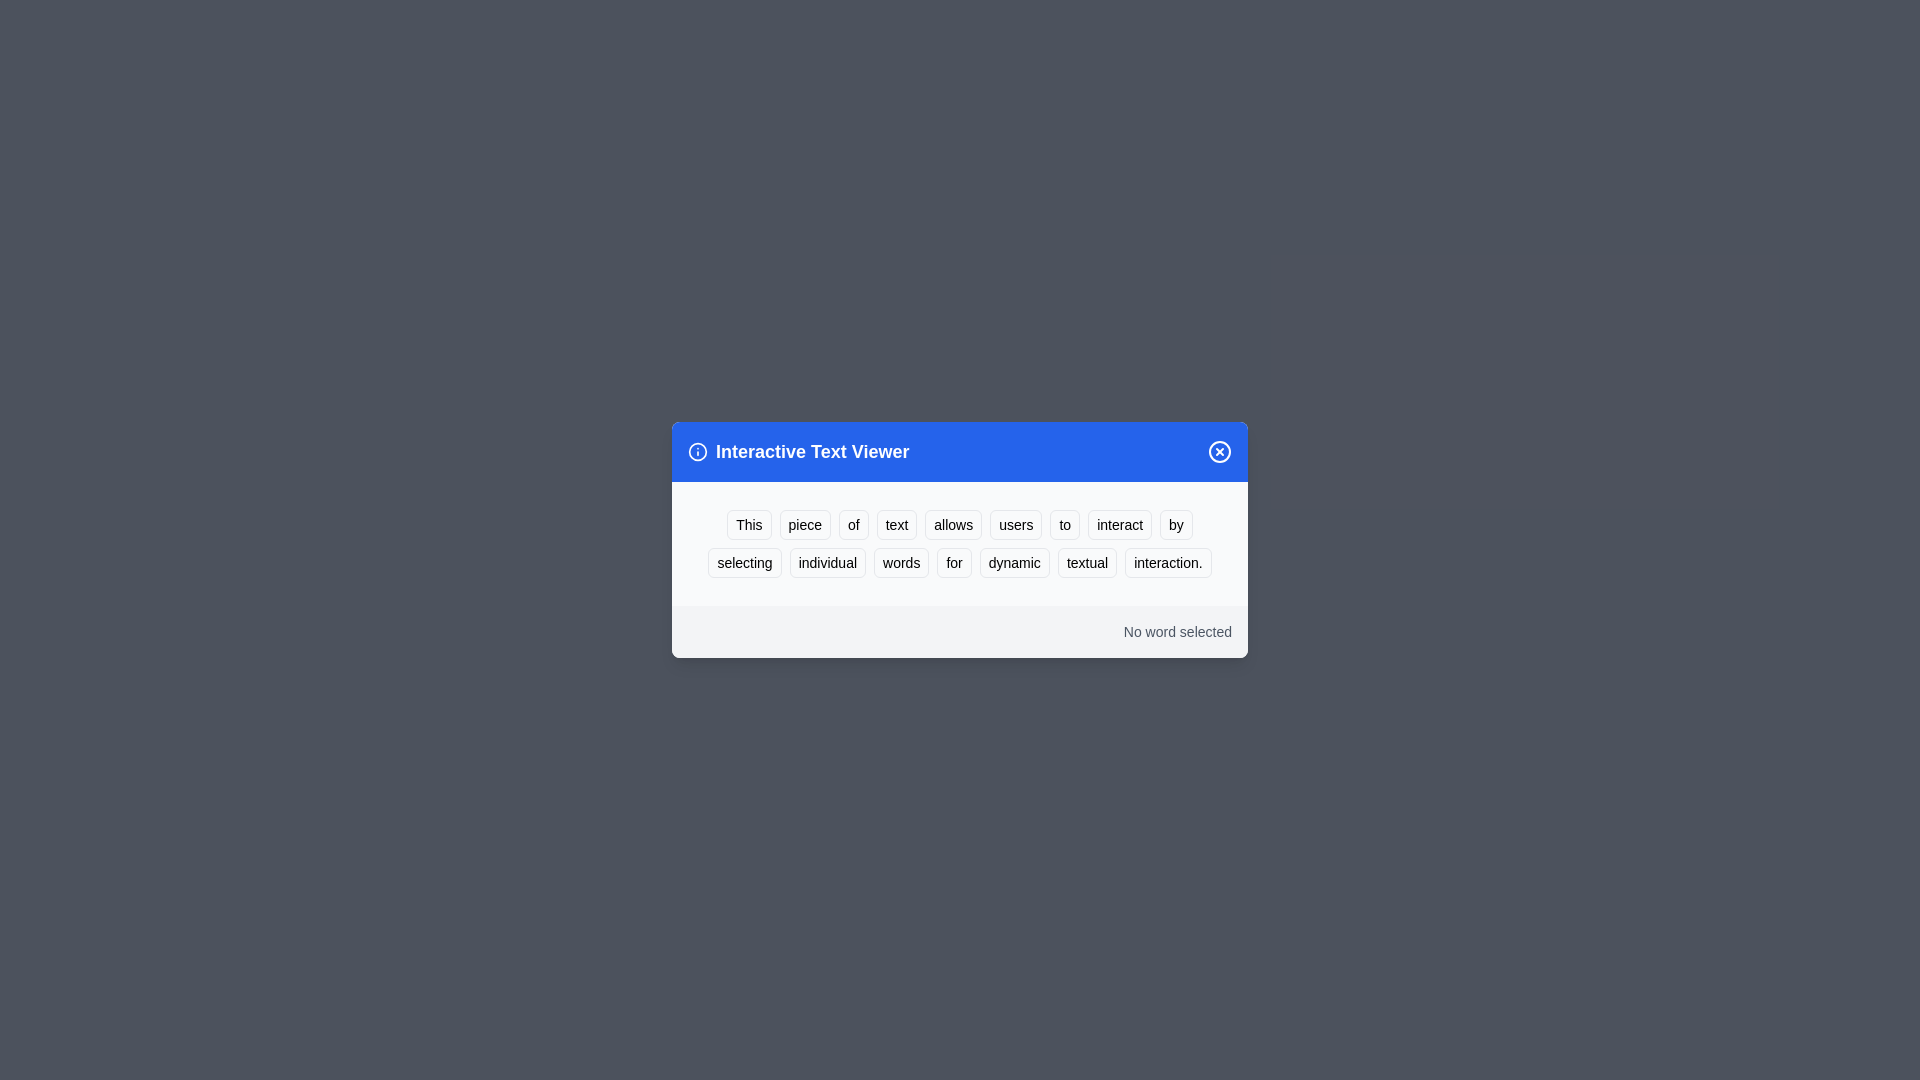  What do you see at coordinates (1016, 523) in the screenshot?
I see `the word 'users' to highlight it` at bounding box center [1016, 523].